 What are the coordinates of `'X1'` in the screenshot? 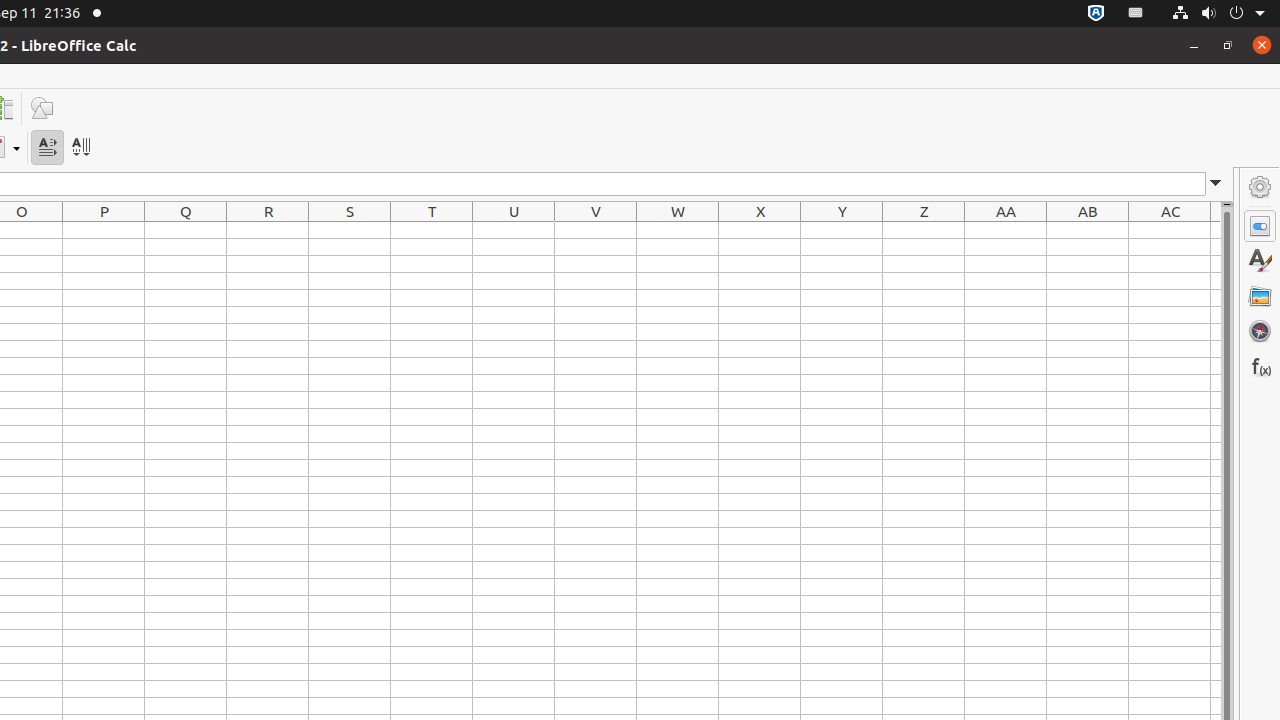 It's located at (759, 229).